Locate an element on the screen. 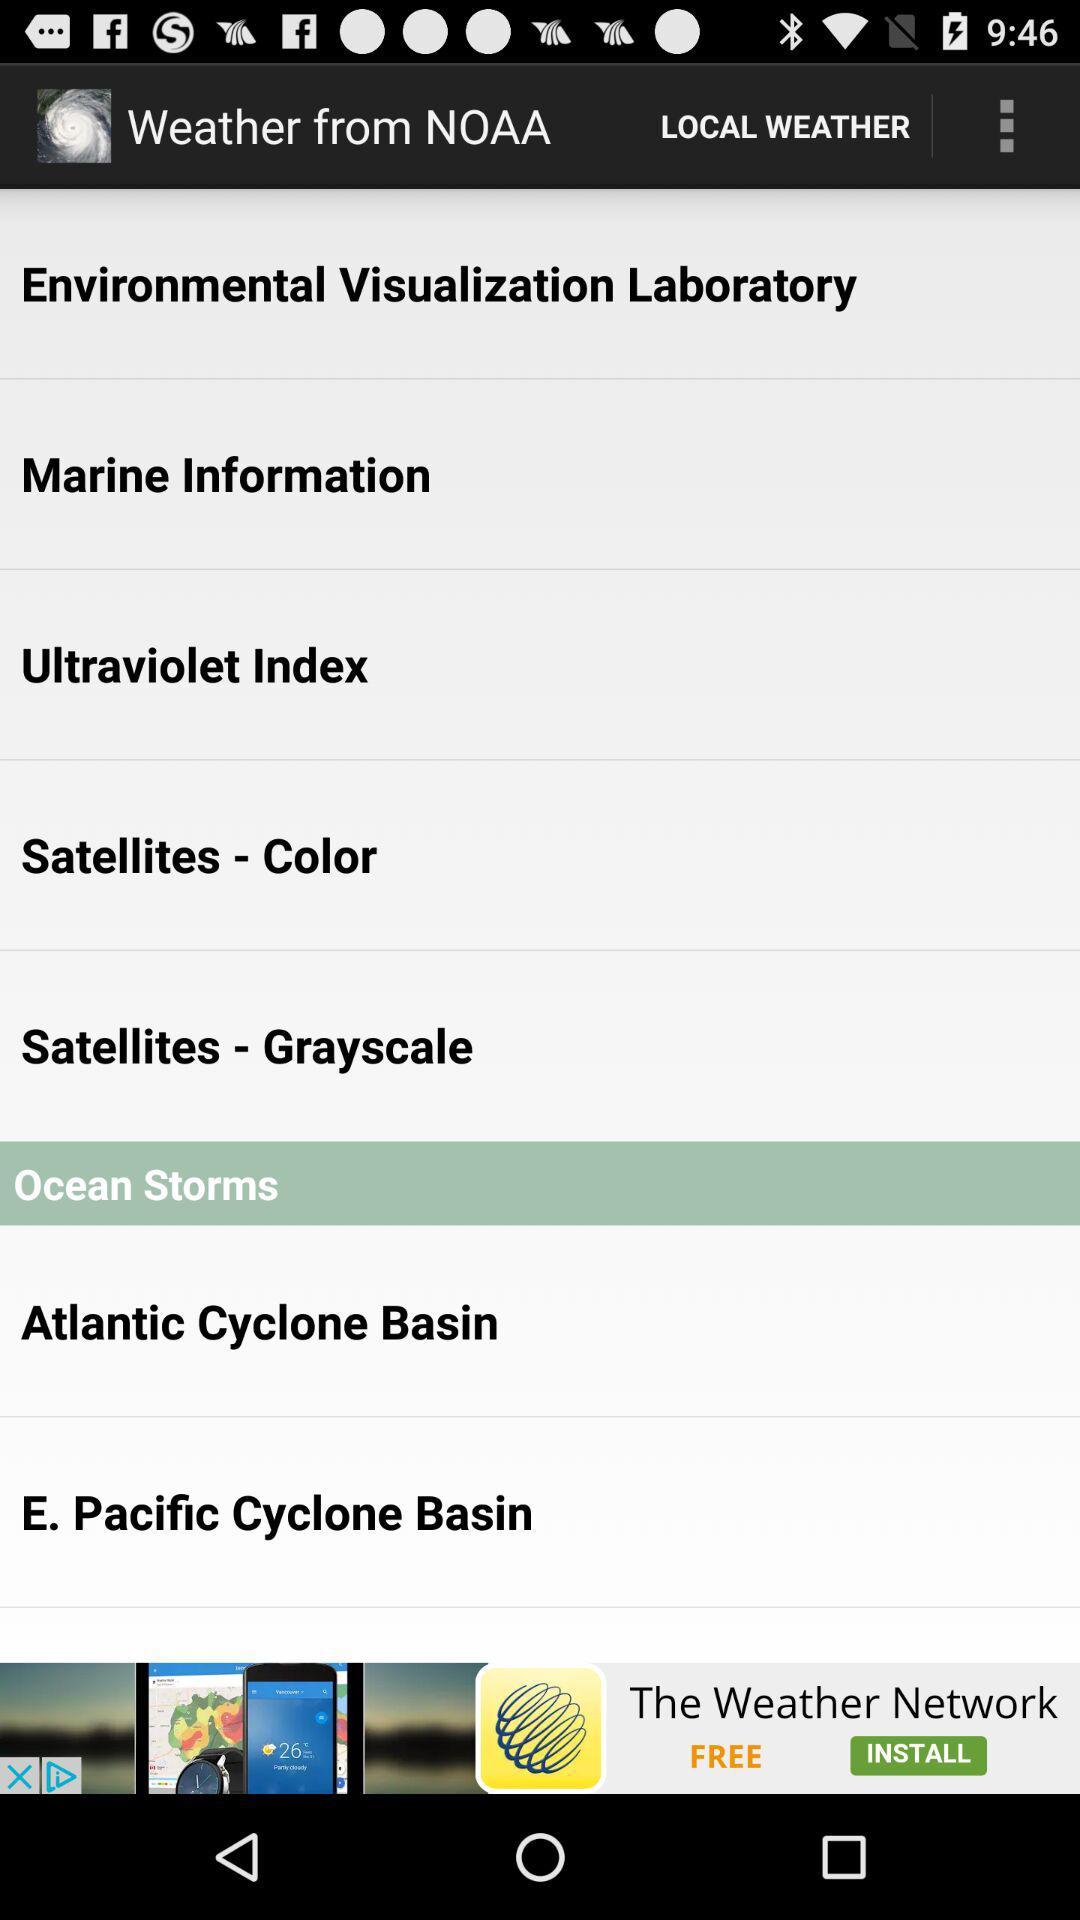  click advertisement is located at coordinates (540, 1727).